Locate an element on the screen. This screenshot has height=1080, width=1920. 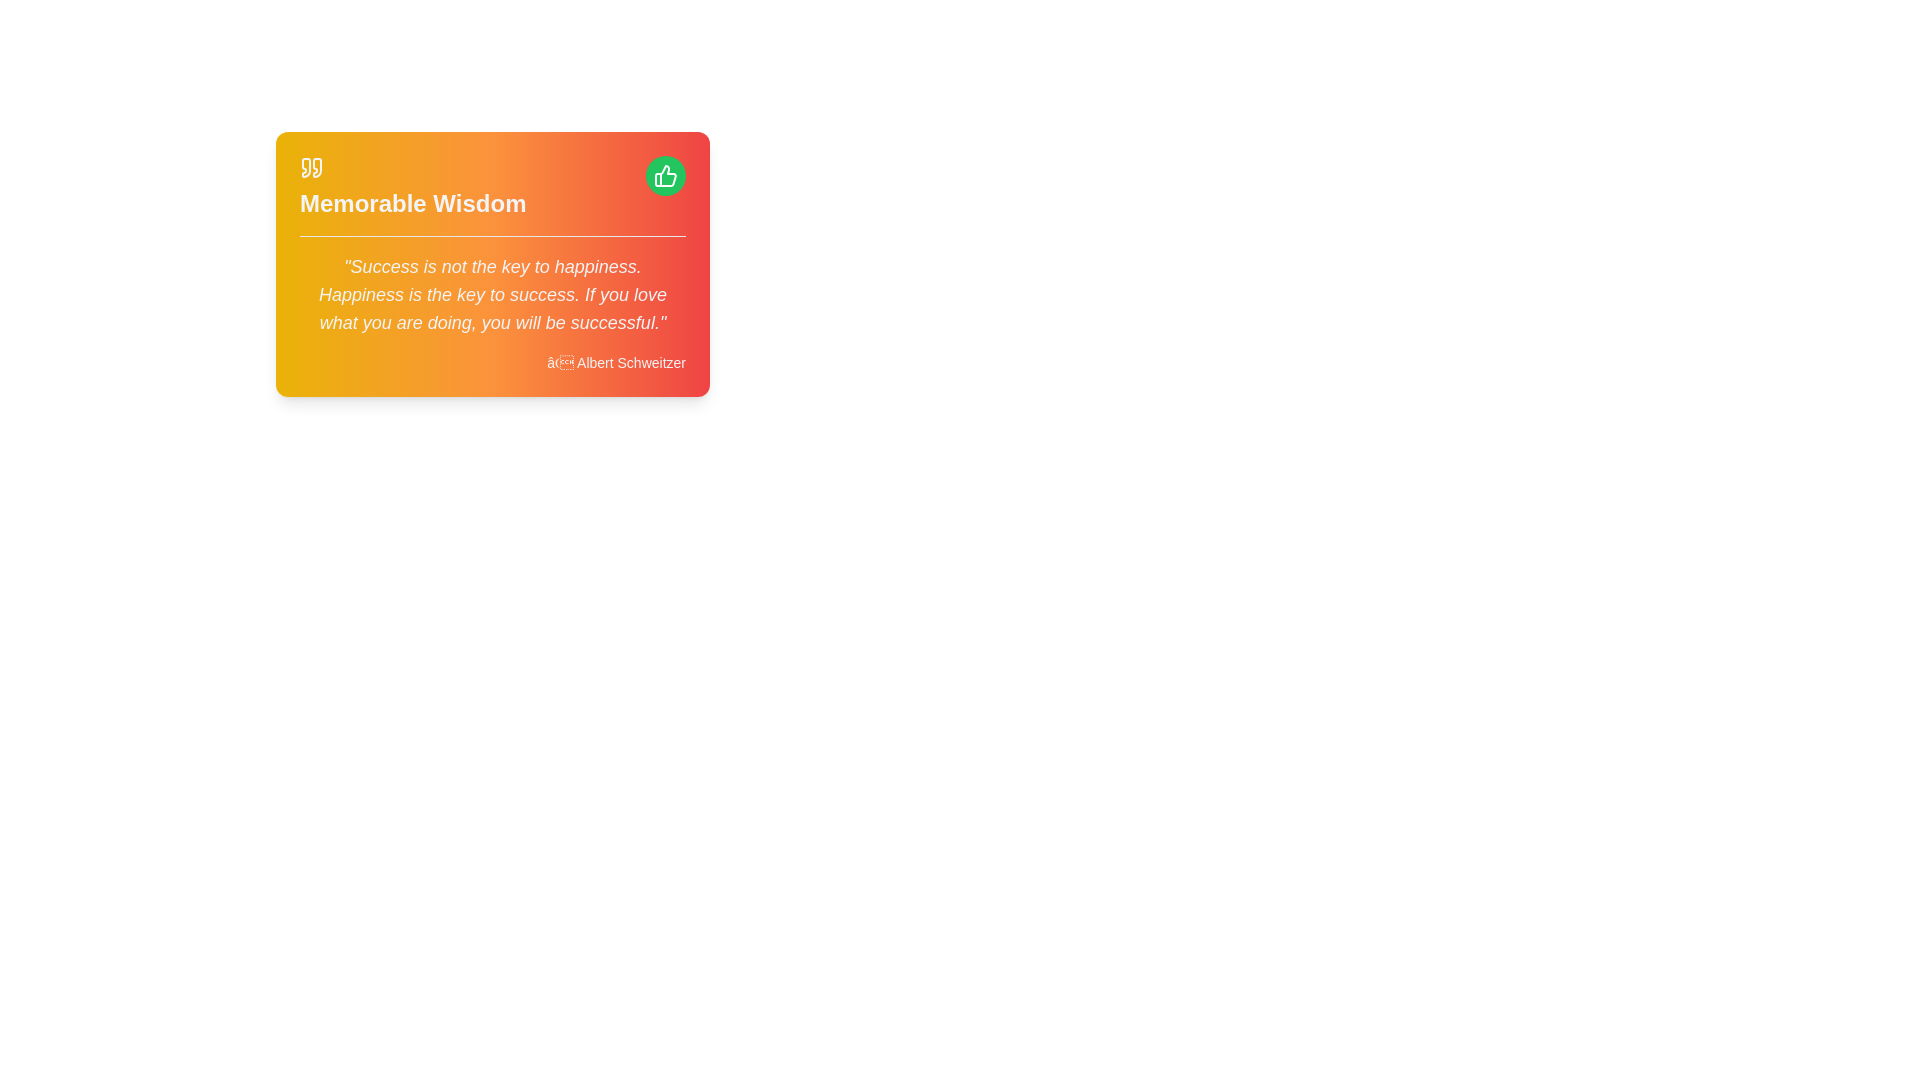
the Text Display element that shows a quotation in italicized serif font on a gradient background, located beneath the bold title 'Memorable Wisdom' is located at coordinates (493, 294).